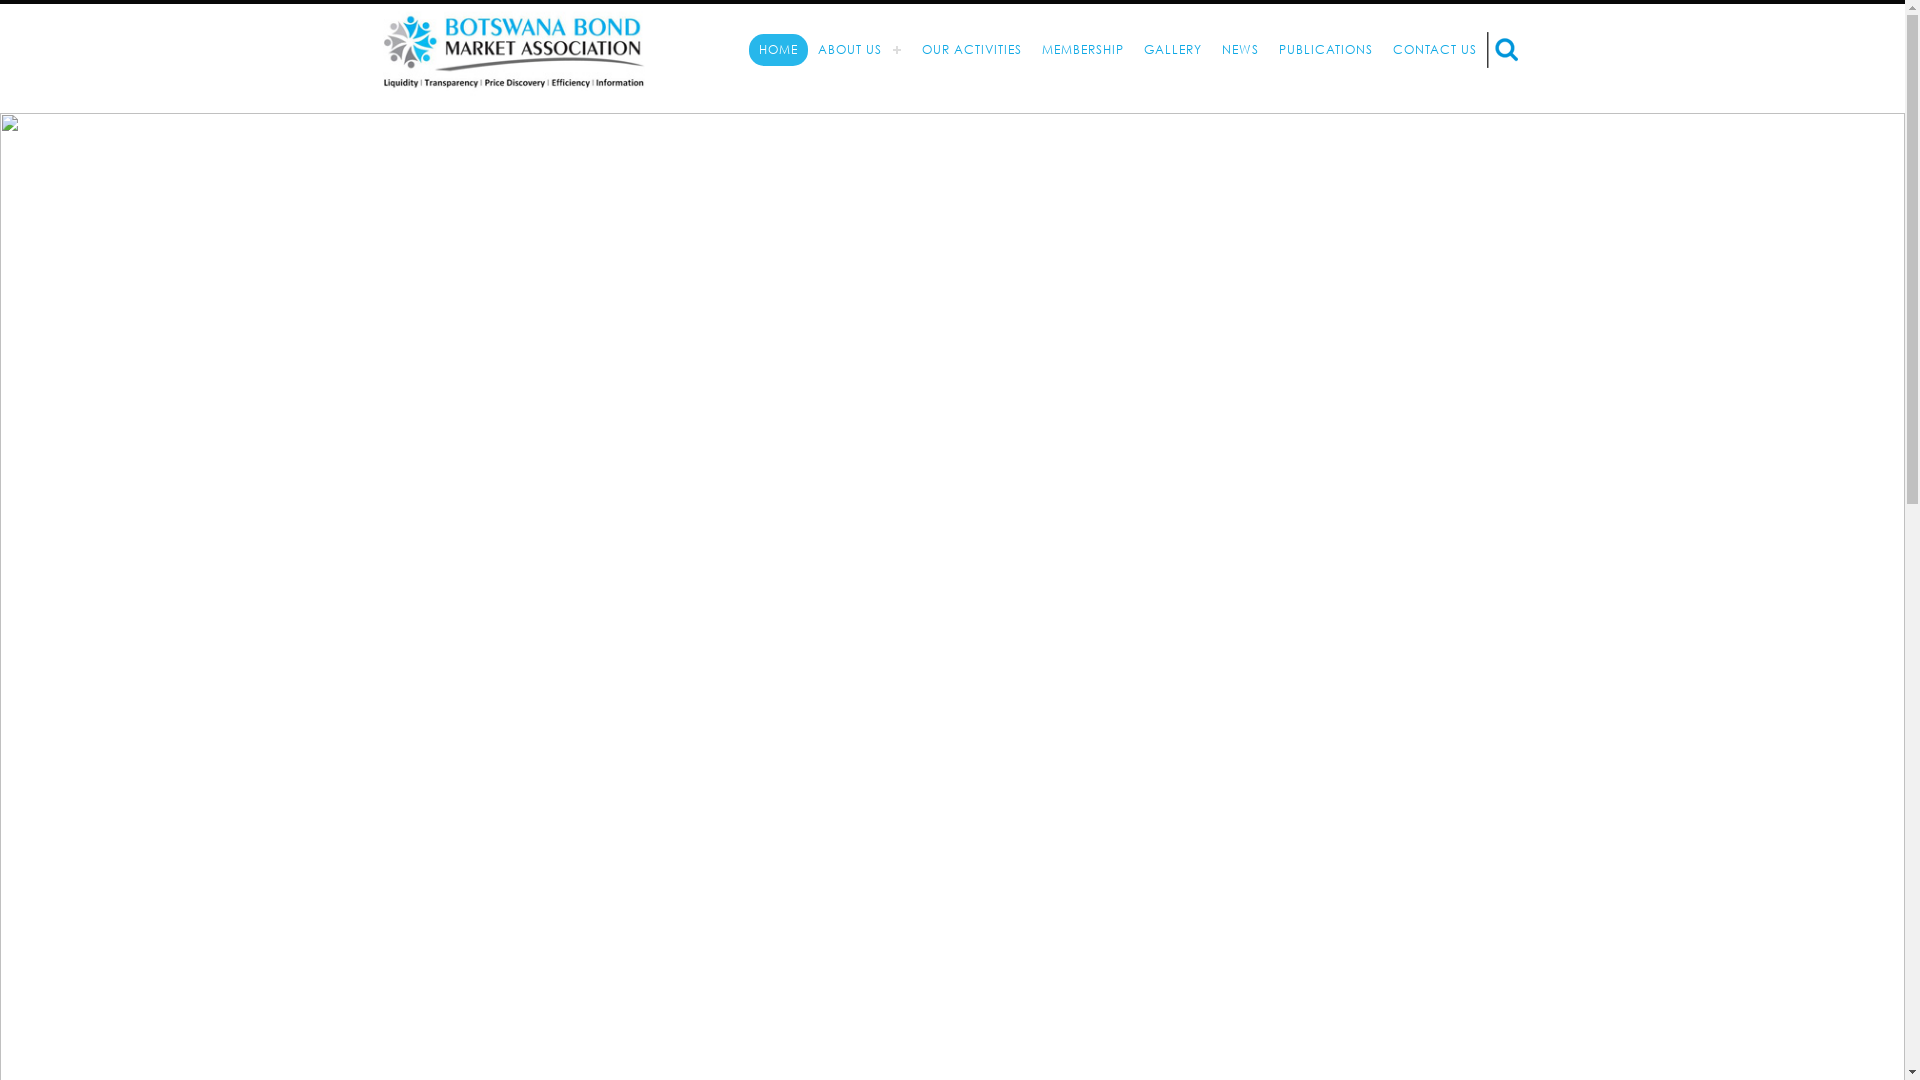 The height and width of the screenshot is (1080, 1920). I want to click on 'MEMBERSHIP', so click(1082, 49).